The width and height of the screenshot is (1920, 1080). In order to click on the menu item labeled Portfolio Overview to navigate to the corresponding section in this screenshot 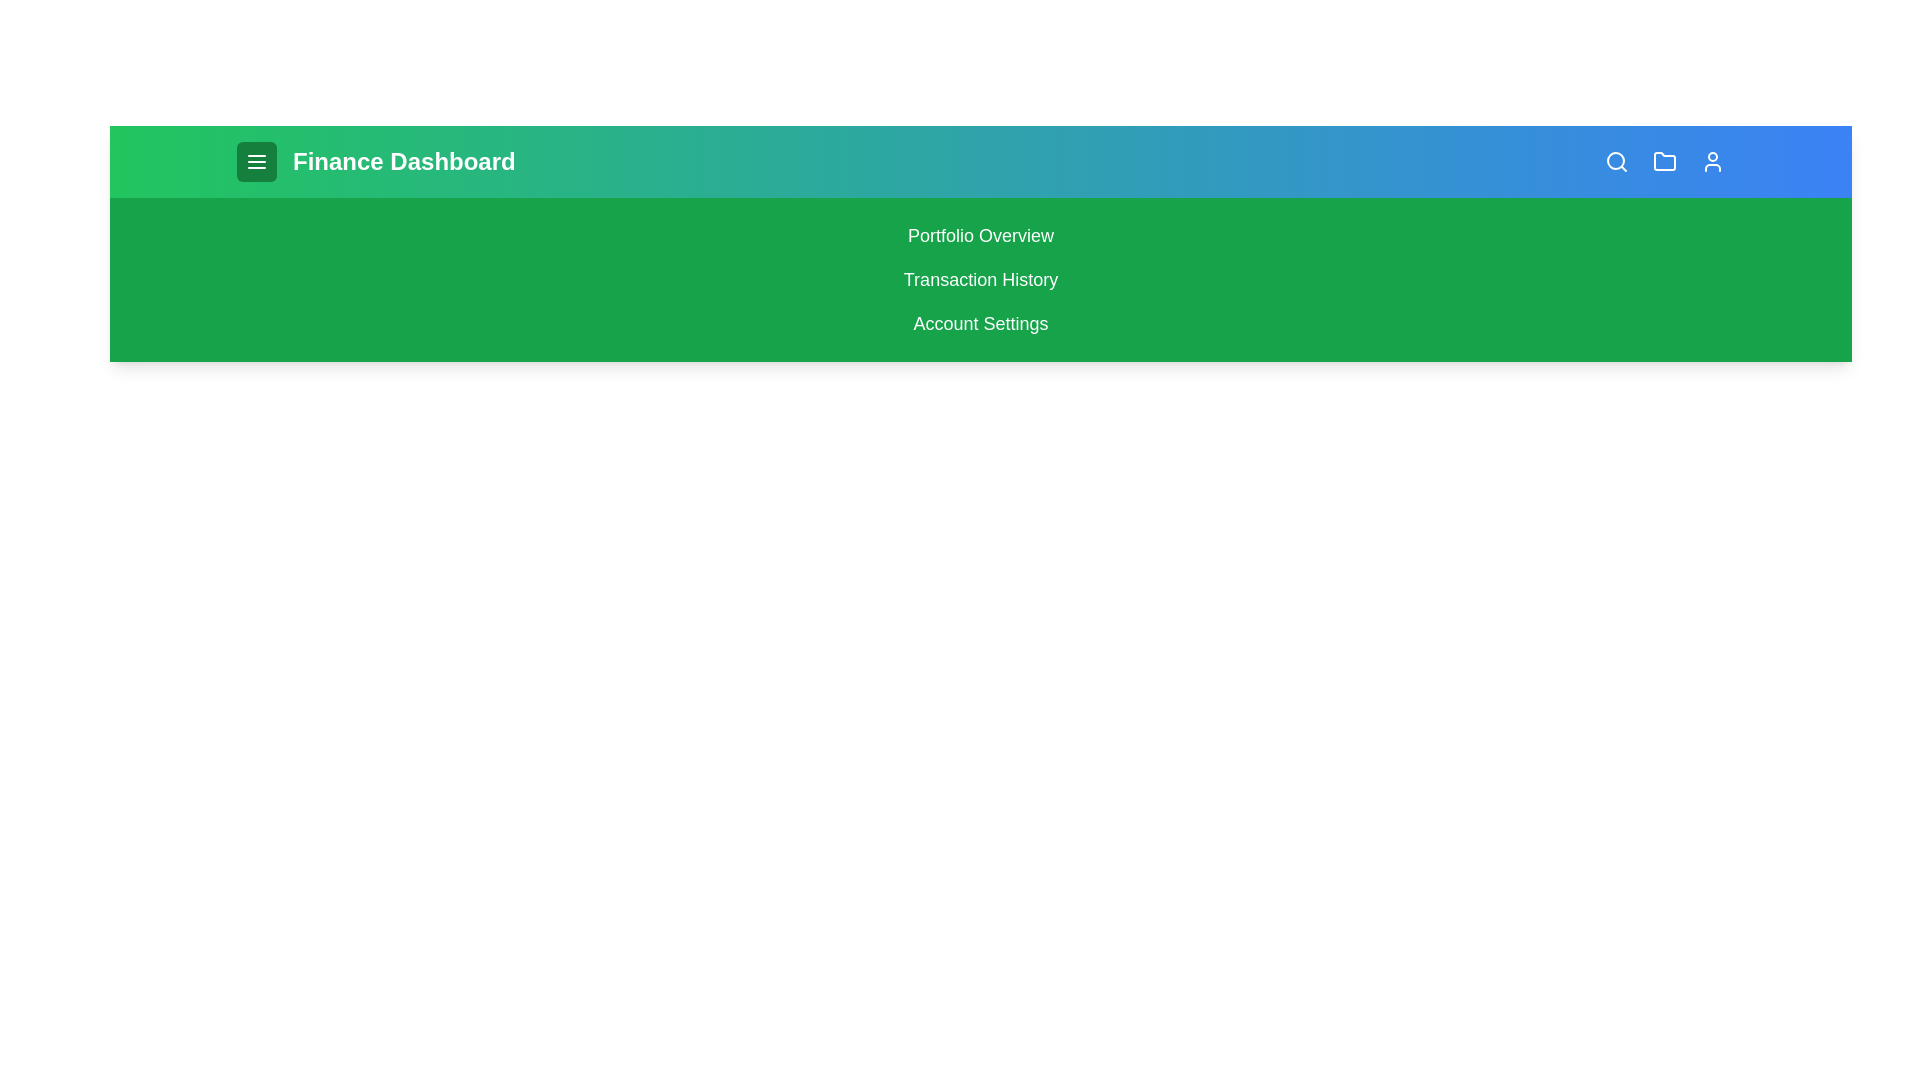, I will do `click(980, 234)`.